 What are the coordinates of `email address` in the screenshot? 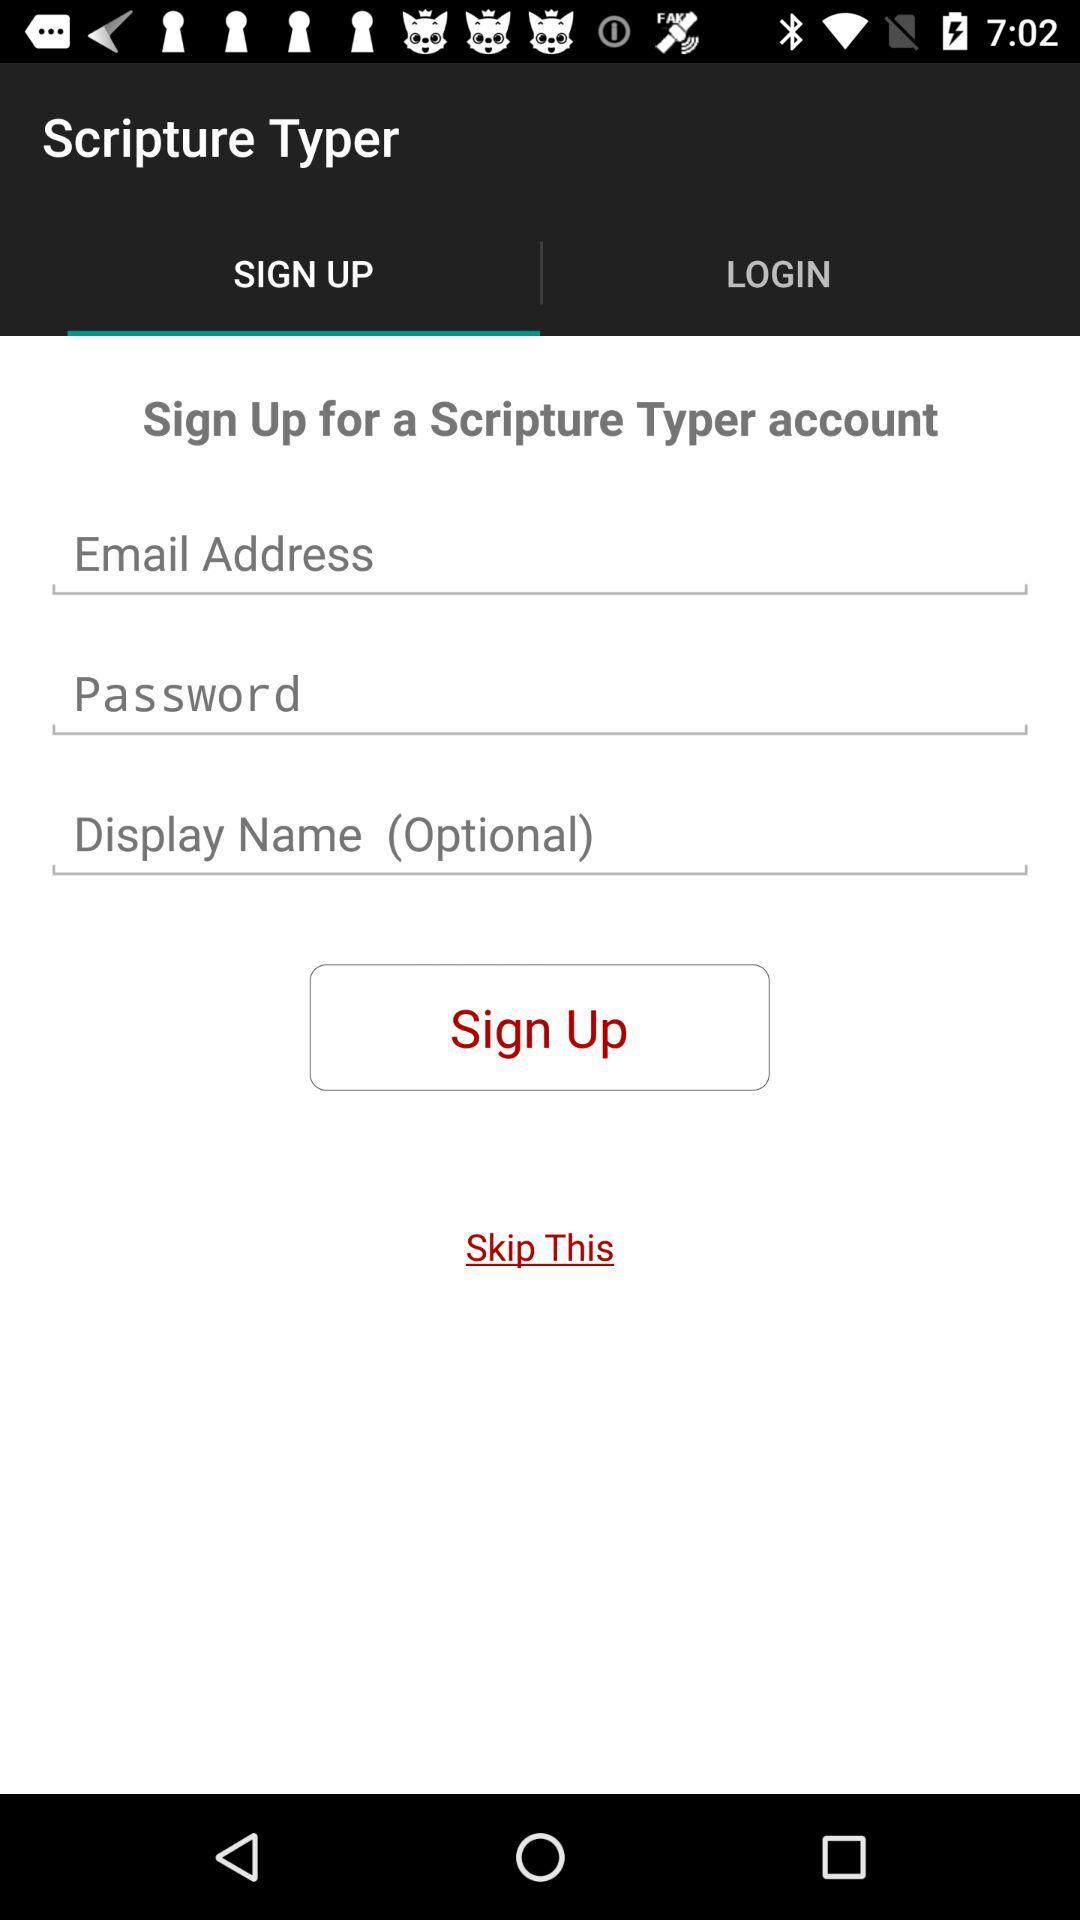 It's located at (540, 553).